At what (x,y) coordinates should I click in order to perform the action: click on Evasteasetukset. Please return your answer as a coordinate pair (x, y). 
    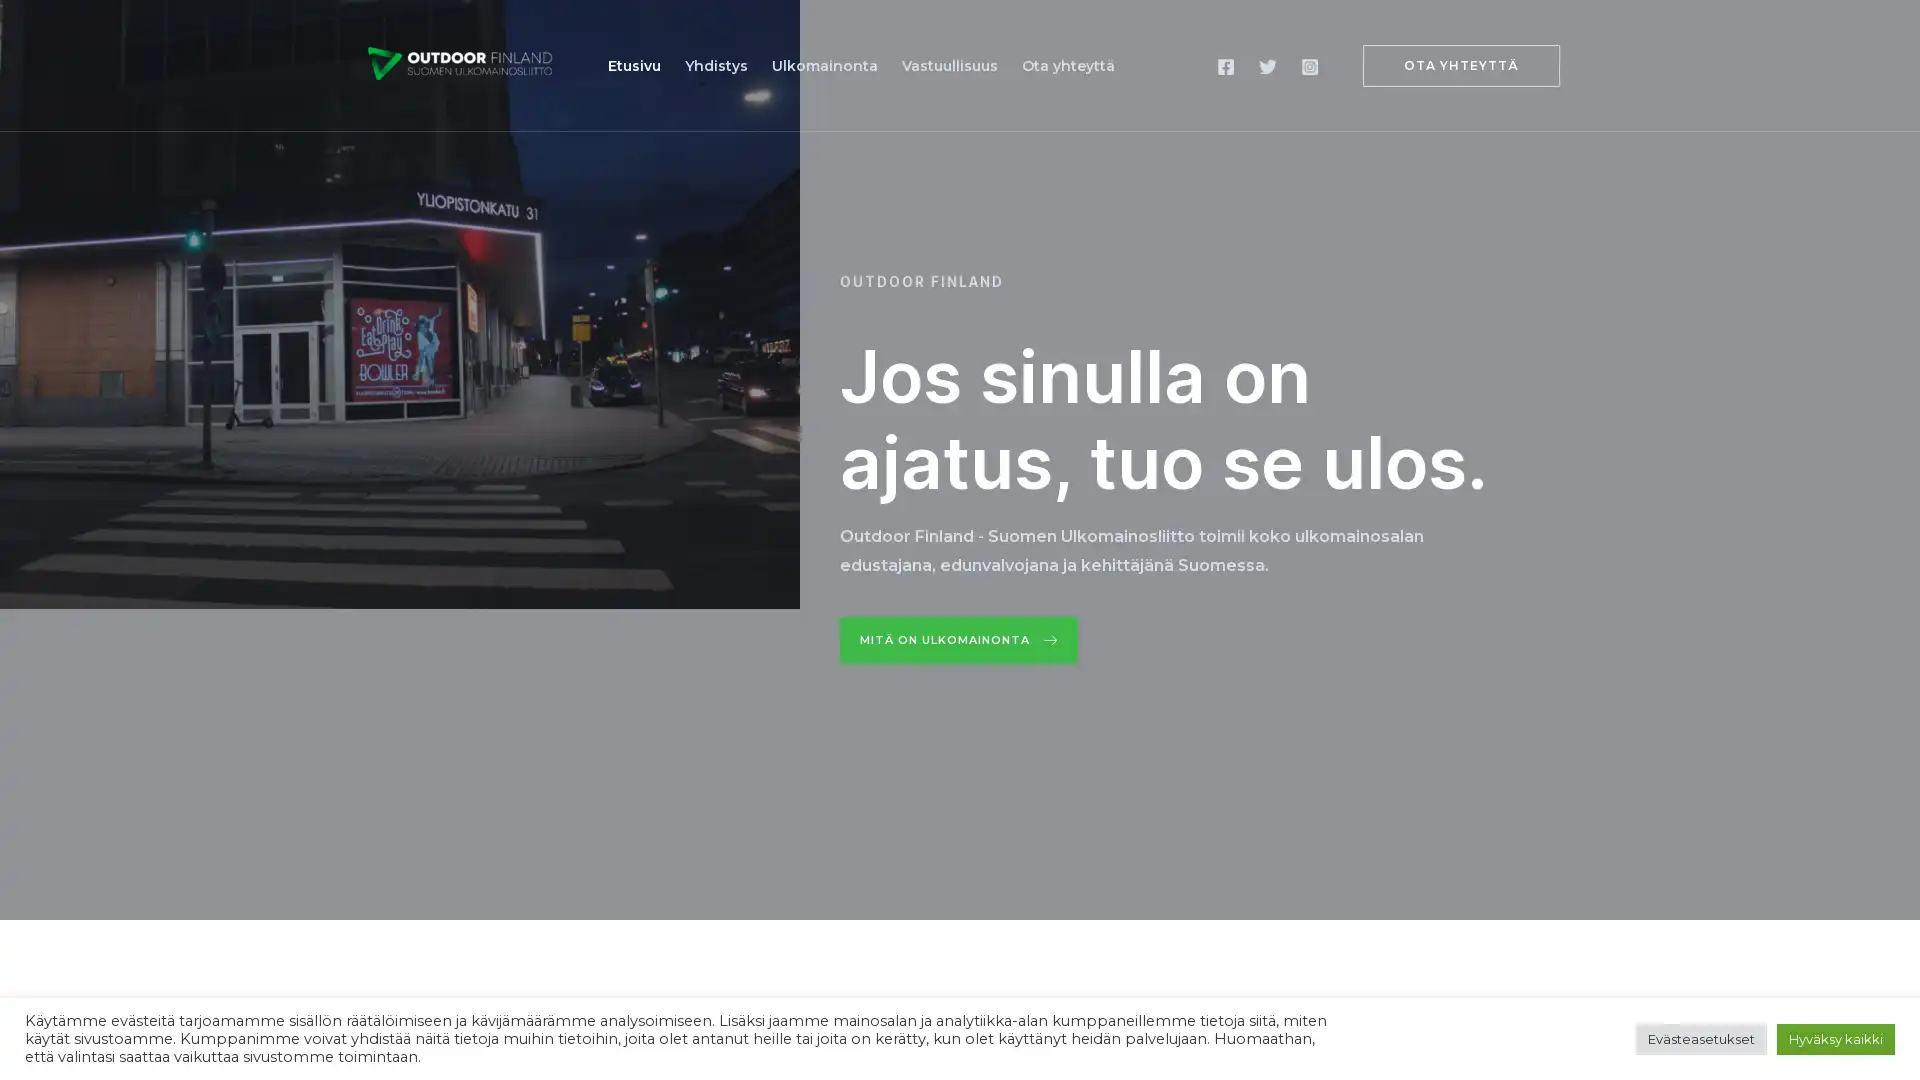
    Looking at the image, I should click on (1700, 1037).